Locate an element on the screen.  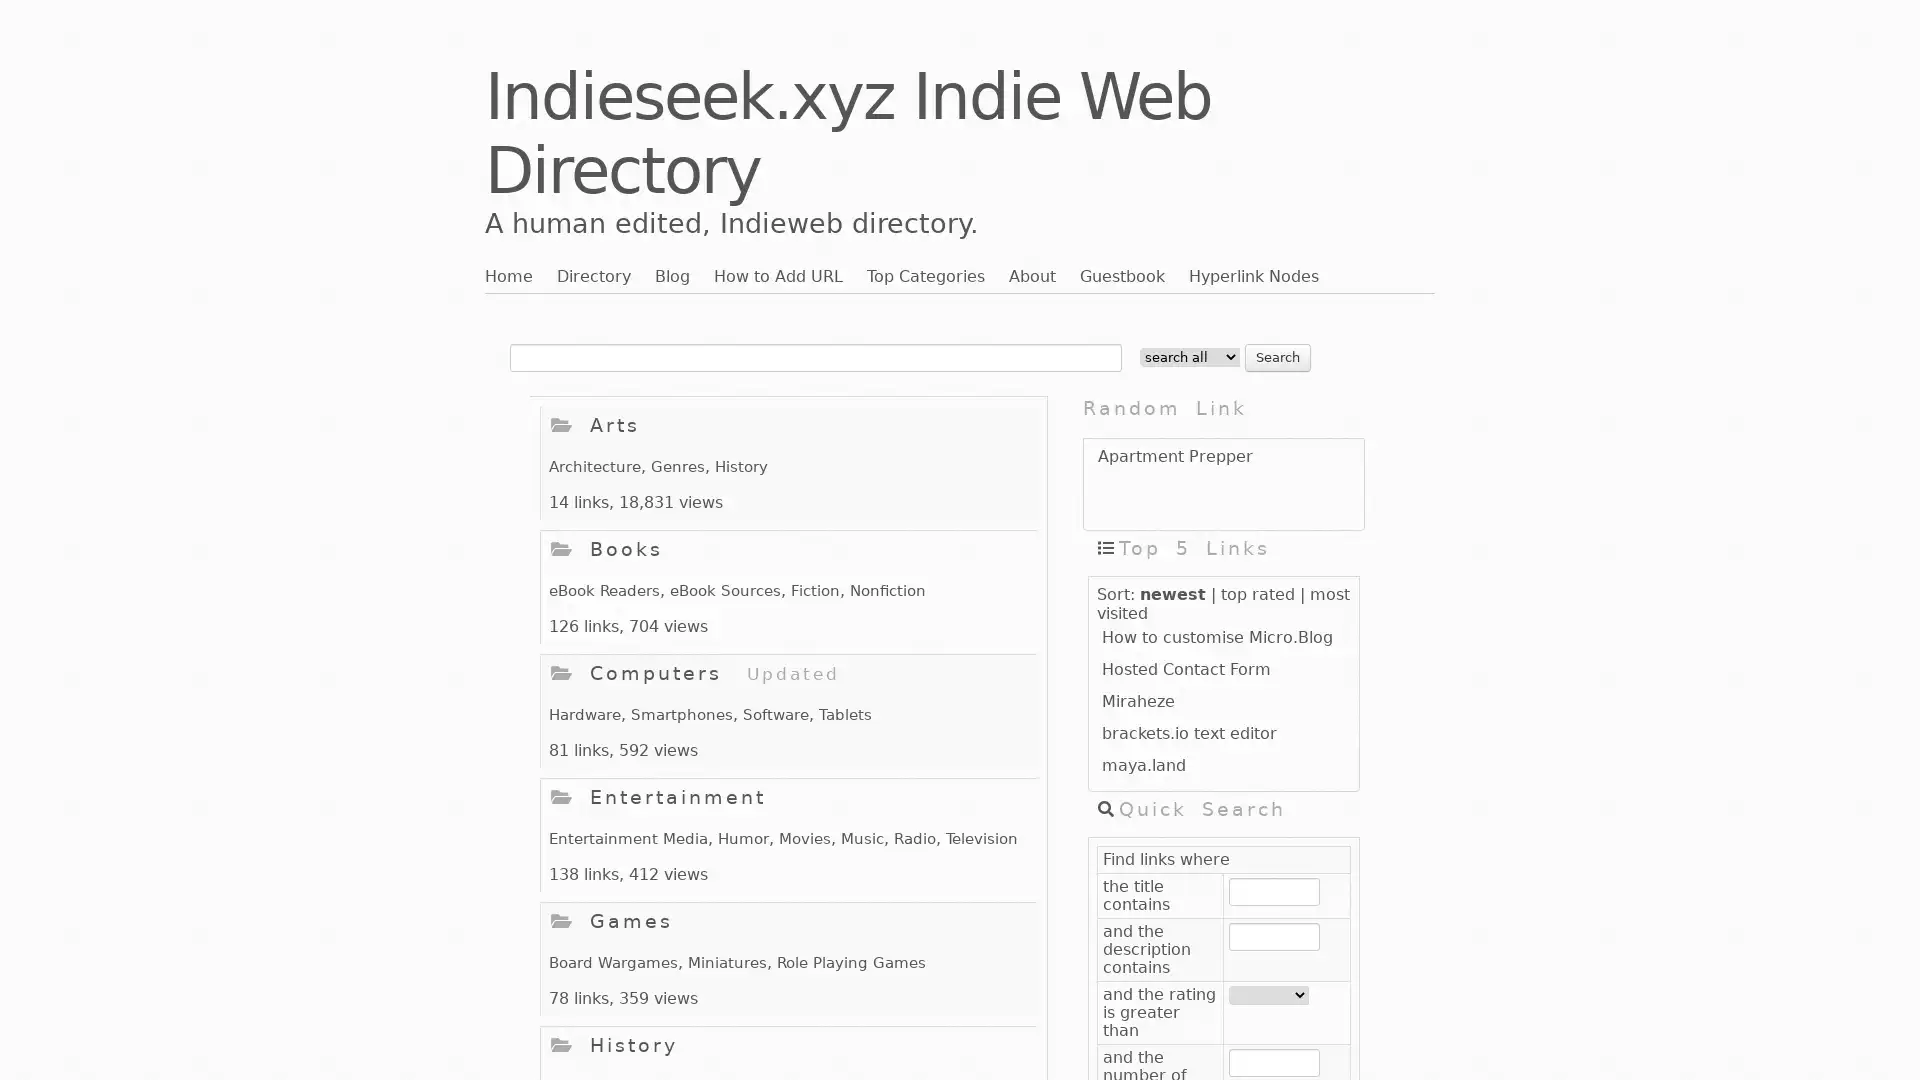
Search is located at coordinates (1276, 356).